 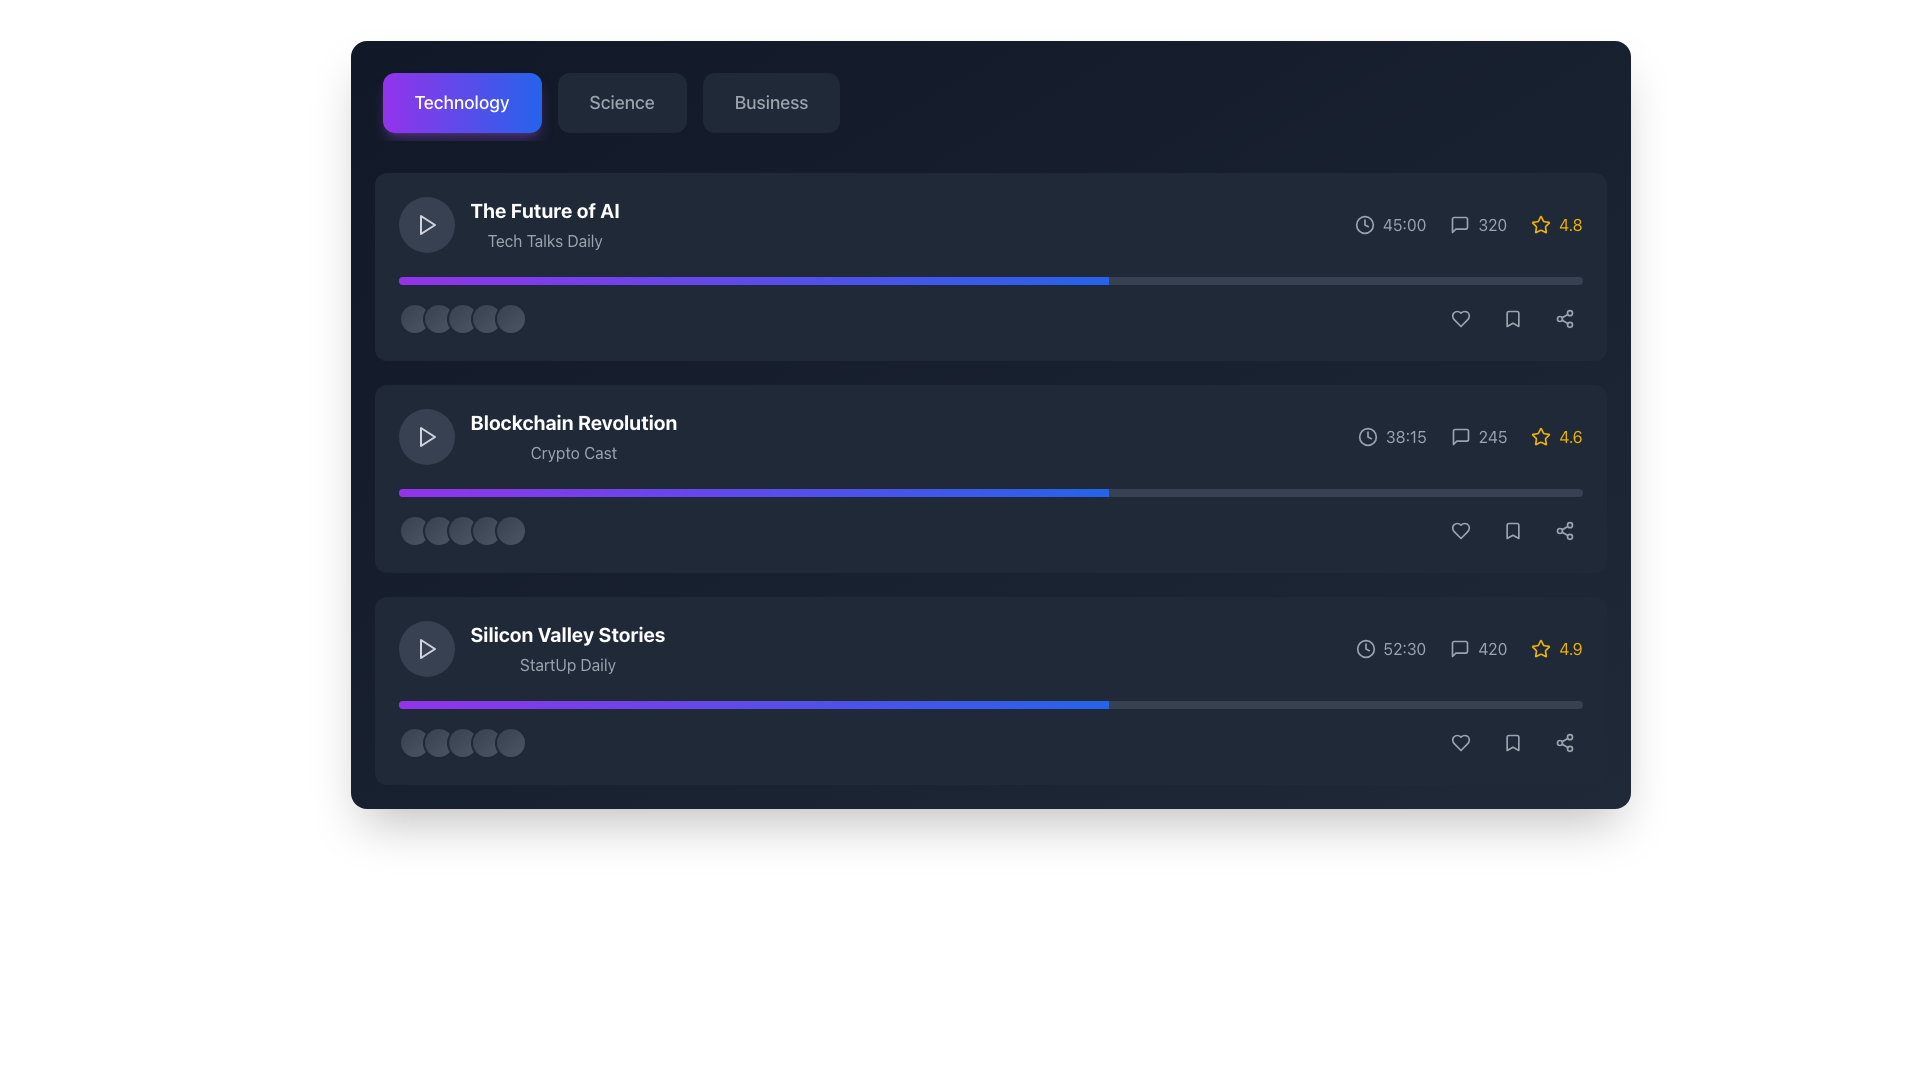 I want to click on the playback button located, so click(x=425, y=224).